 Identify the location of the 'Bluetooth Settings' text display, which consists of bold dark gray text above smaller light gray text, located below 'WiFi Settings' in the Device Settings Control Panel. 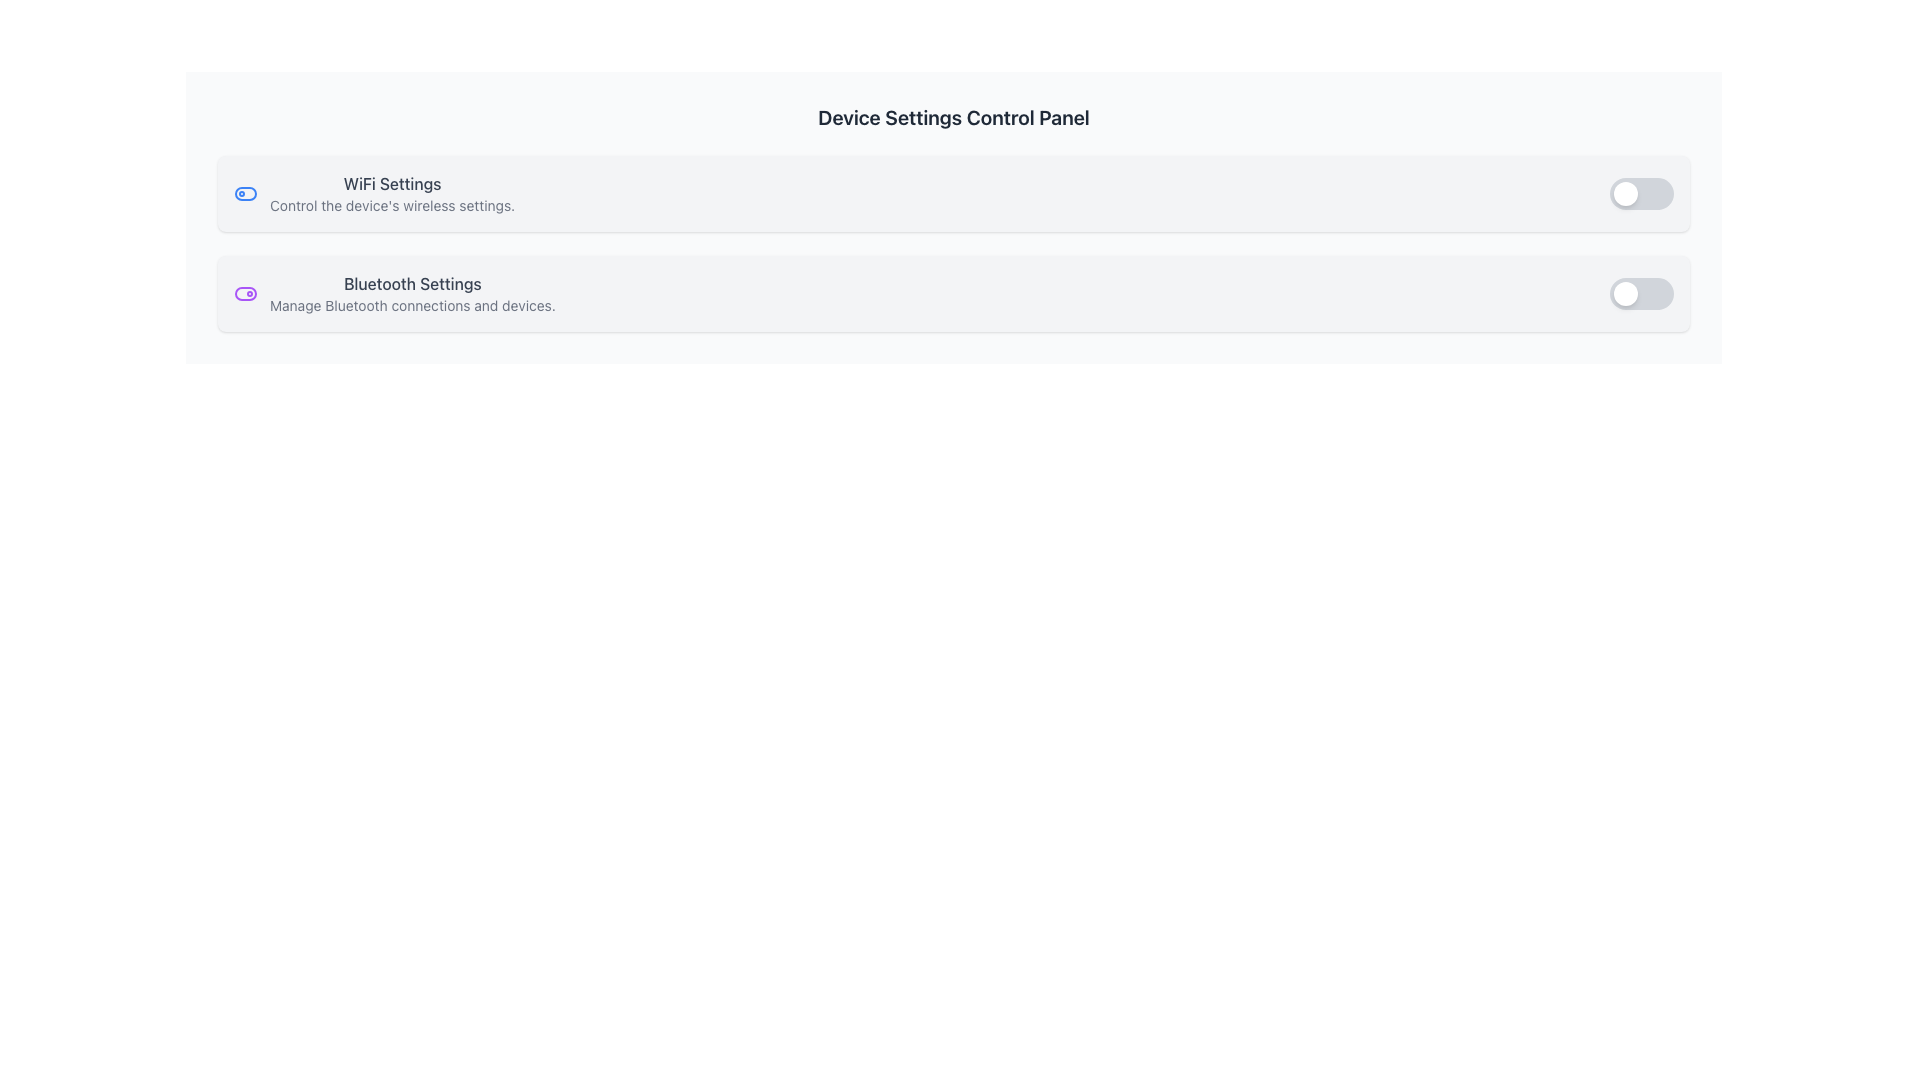
(411, 293).